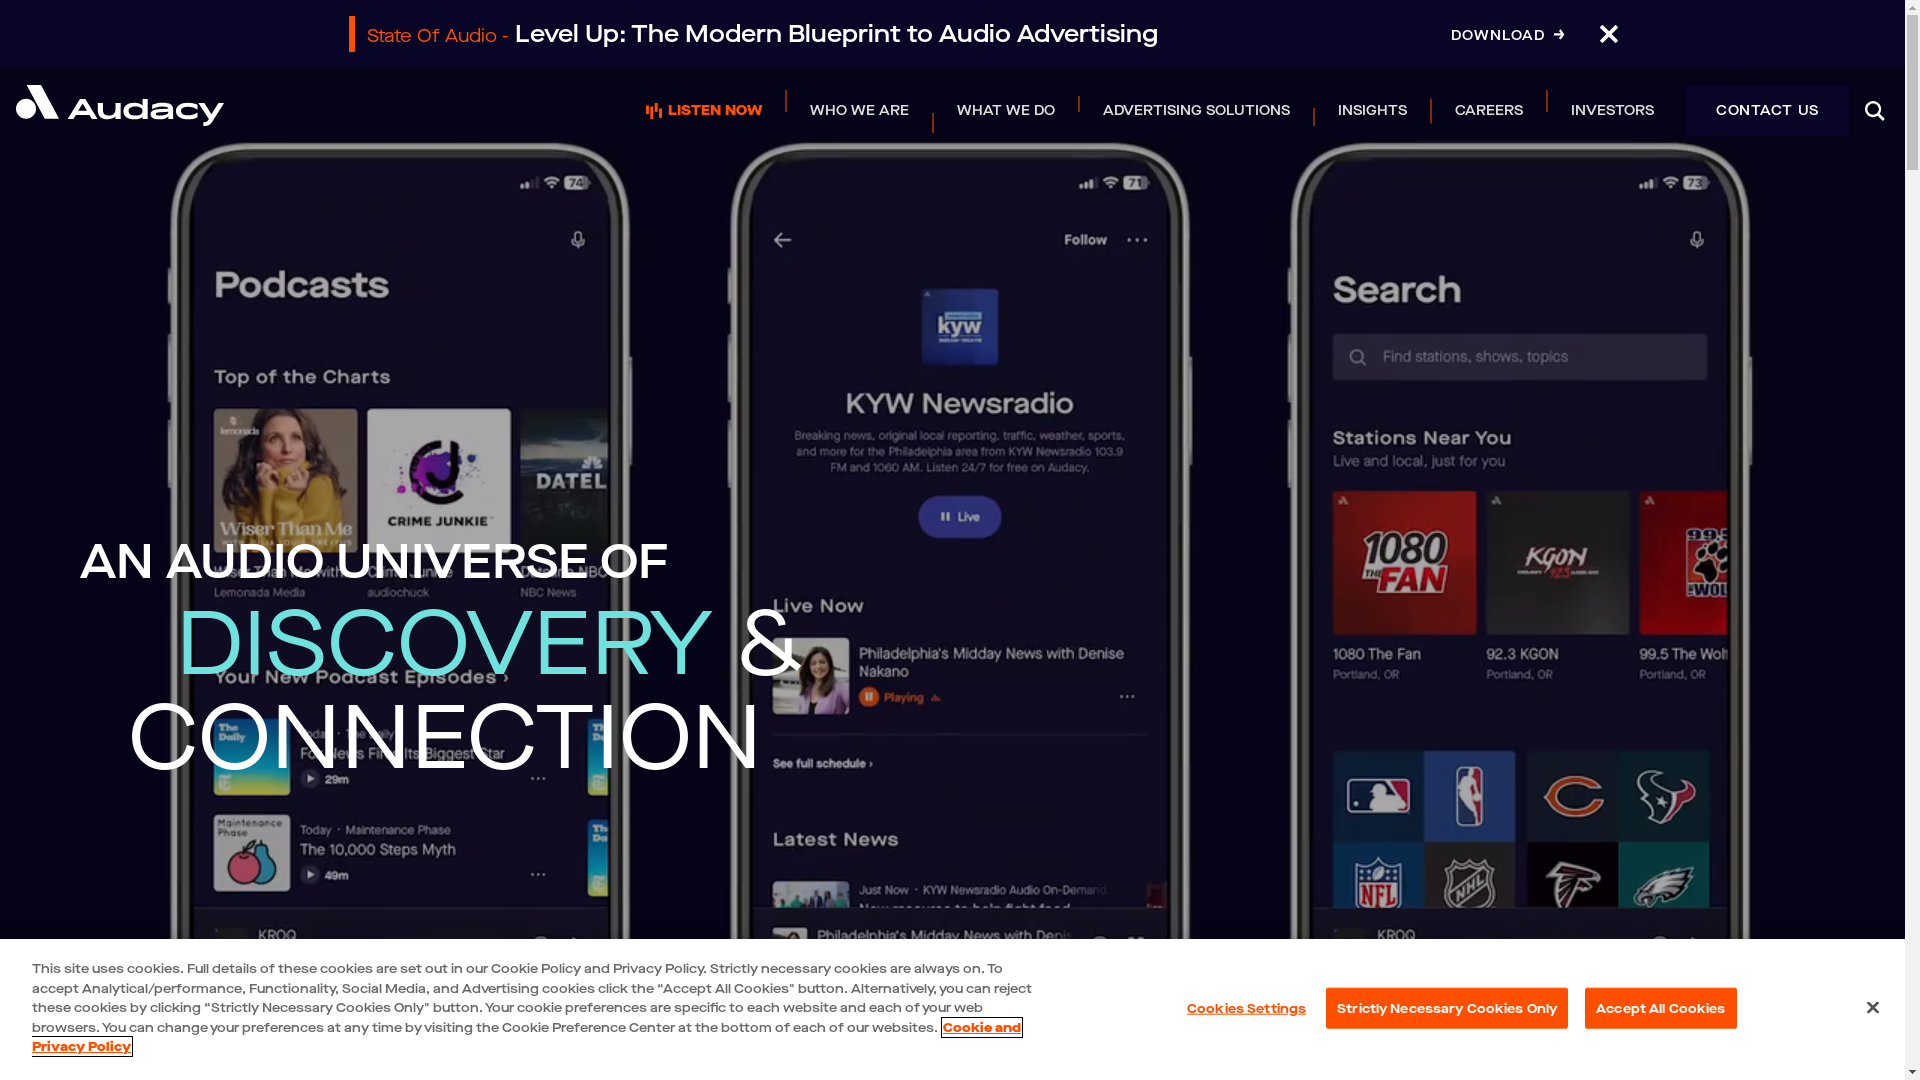  I want to click on 'ADVERTISING SOLUTIONS', so click(1196, 110).